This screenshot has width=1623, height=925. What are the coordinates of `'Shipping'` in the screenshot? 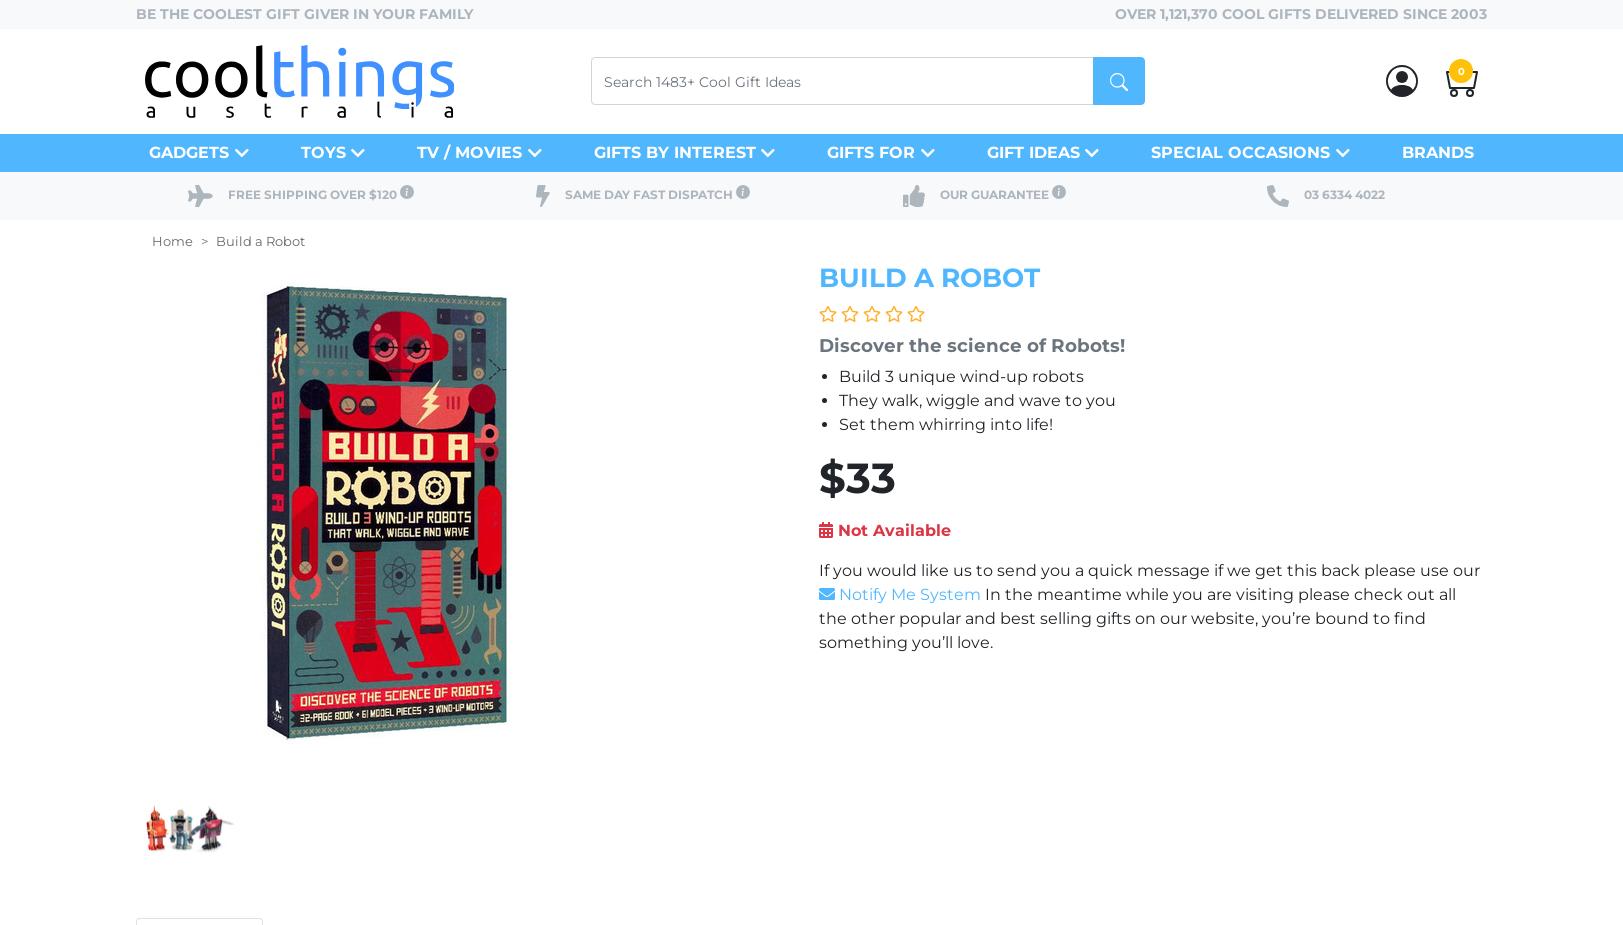 It's located at (264, 192).